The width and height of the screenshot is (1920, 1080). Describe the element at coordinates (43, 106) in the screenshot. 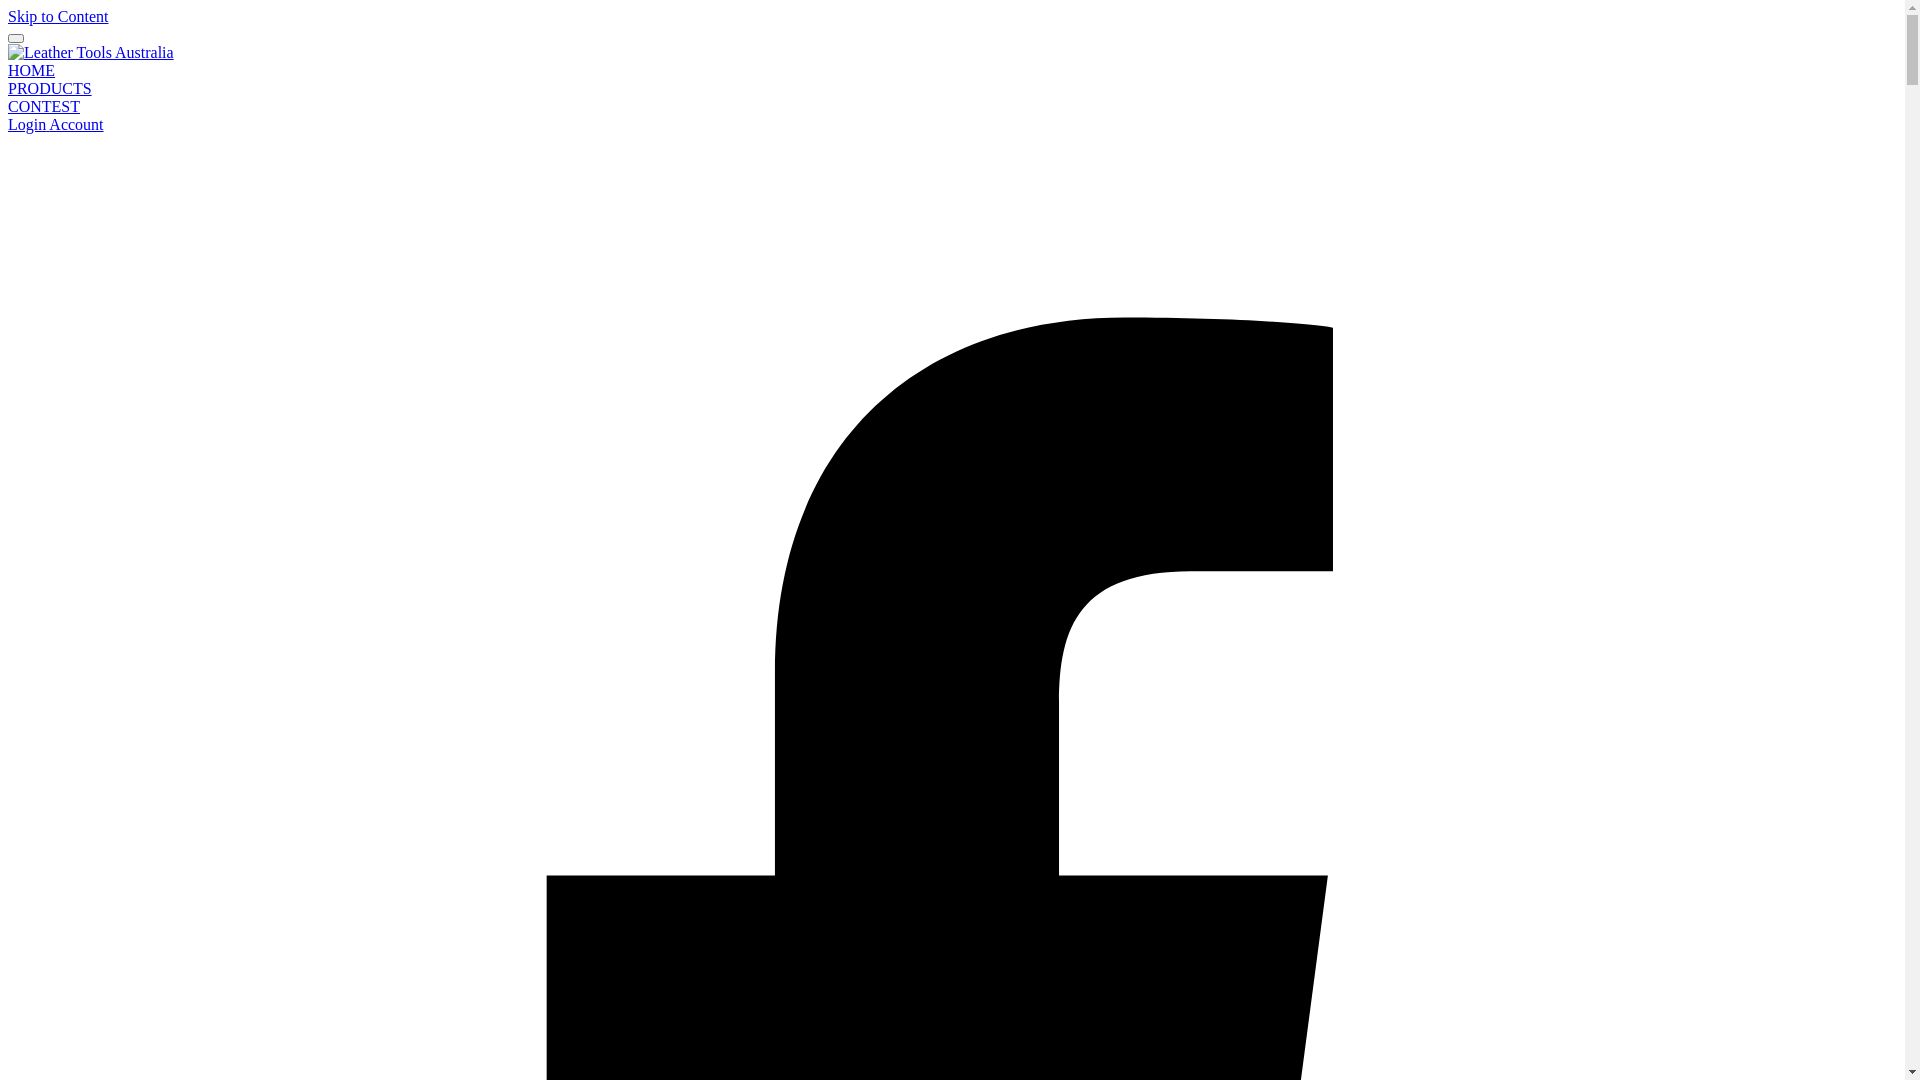

I see `'CONTEST'` at that location.